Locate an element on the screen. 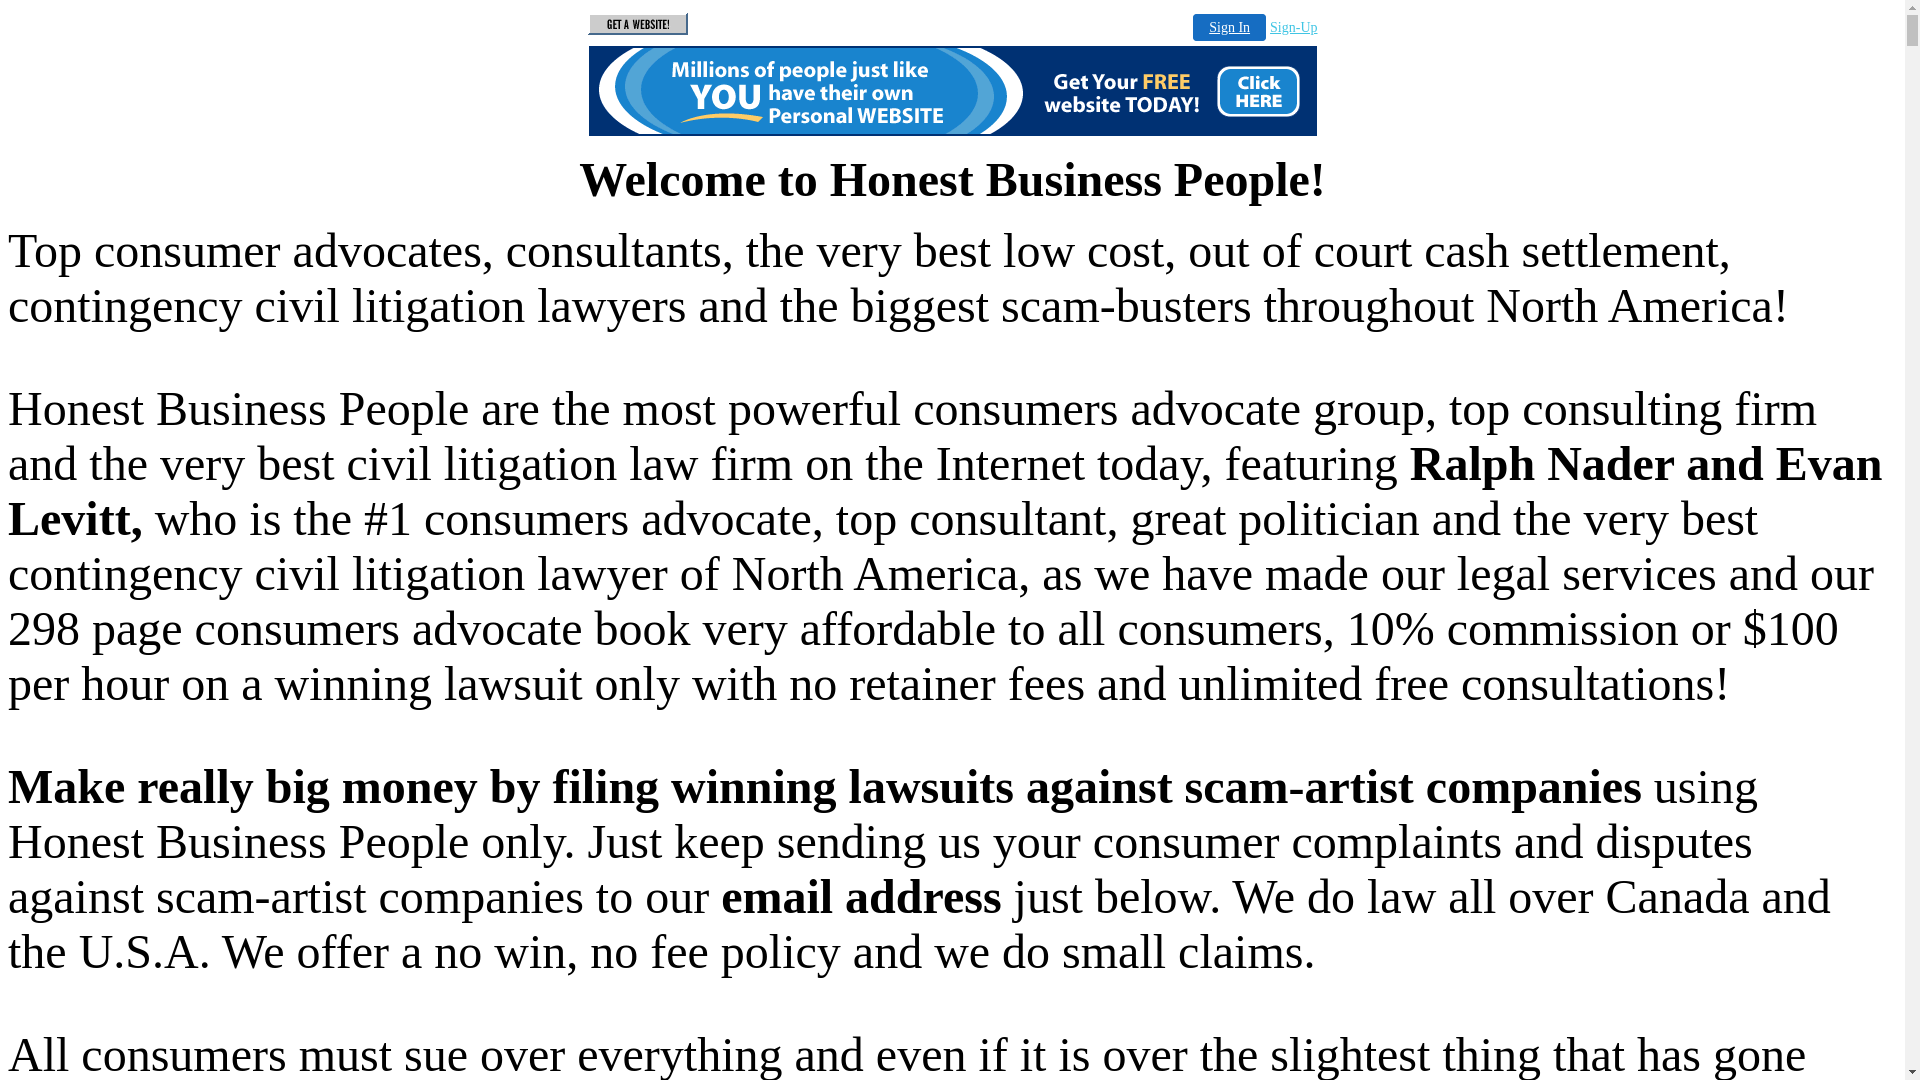  'Sign-Up' is located at coordinates (1293, 27).